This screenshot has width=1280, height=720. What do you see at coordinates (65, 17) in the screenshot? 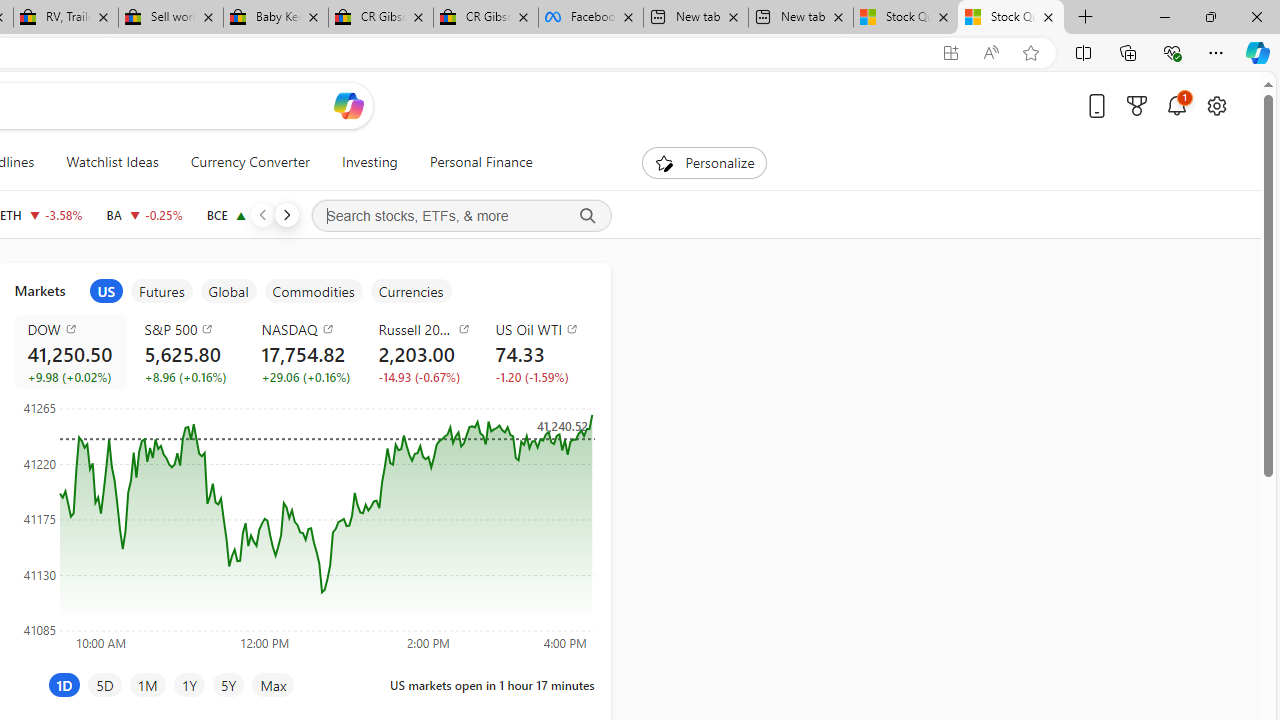
I see `'RV, Trailer & Camper Steps & Ladders for sale | eBay'` at bounding box center [65, 17].